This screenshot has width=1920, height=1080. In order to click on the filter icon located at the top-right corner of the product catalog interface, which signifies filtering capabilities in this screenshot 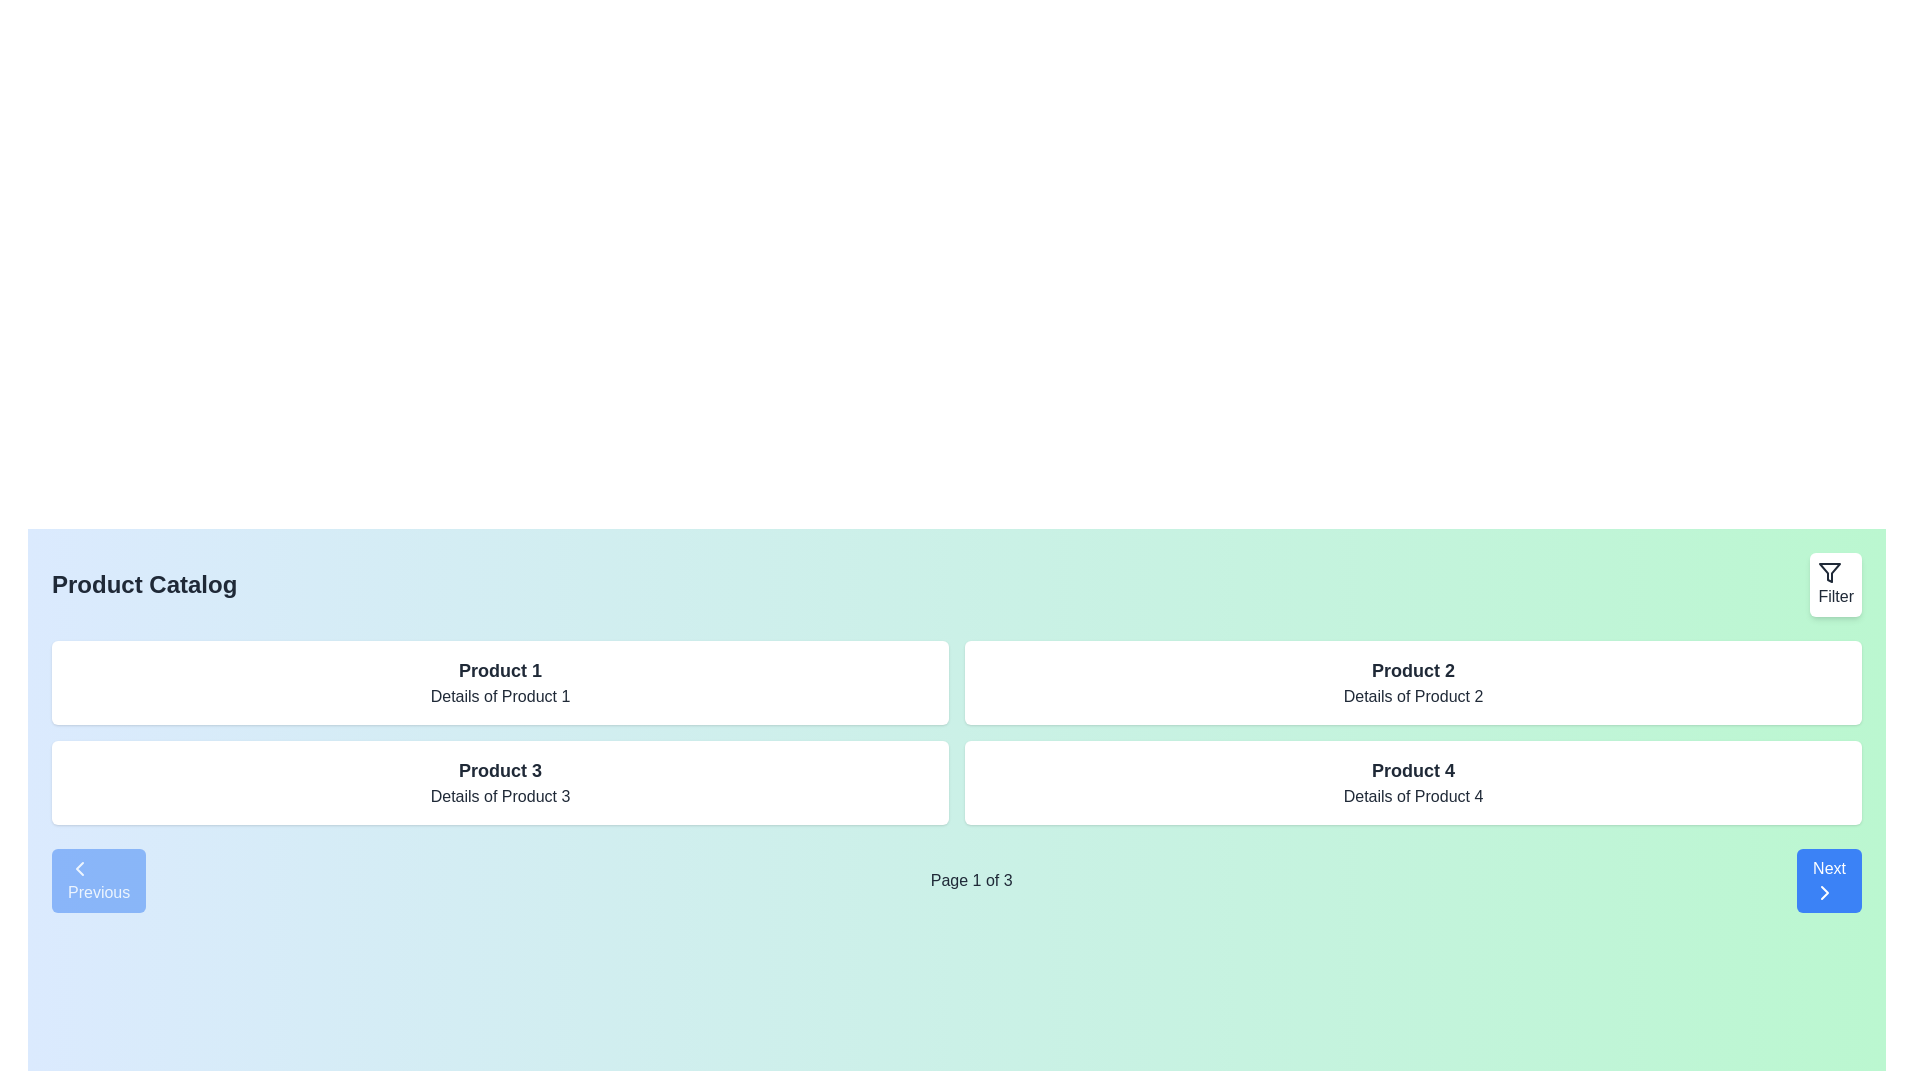, I will do `click(1830, 573)`.